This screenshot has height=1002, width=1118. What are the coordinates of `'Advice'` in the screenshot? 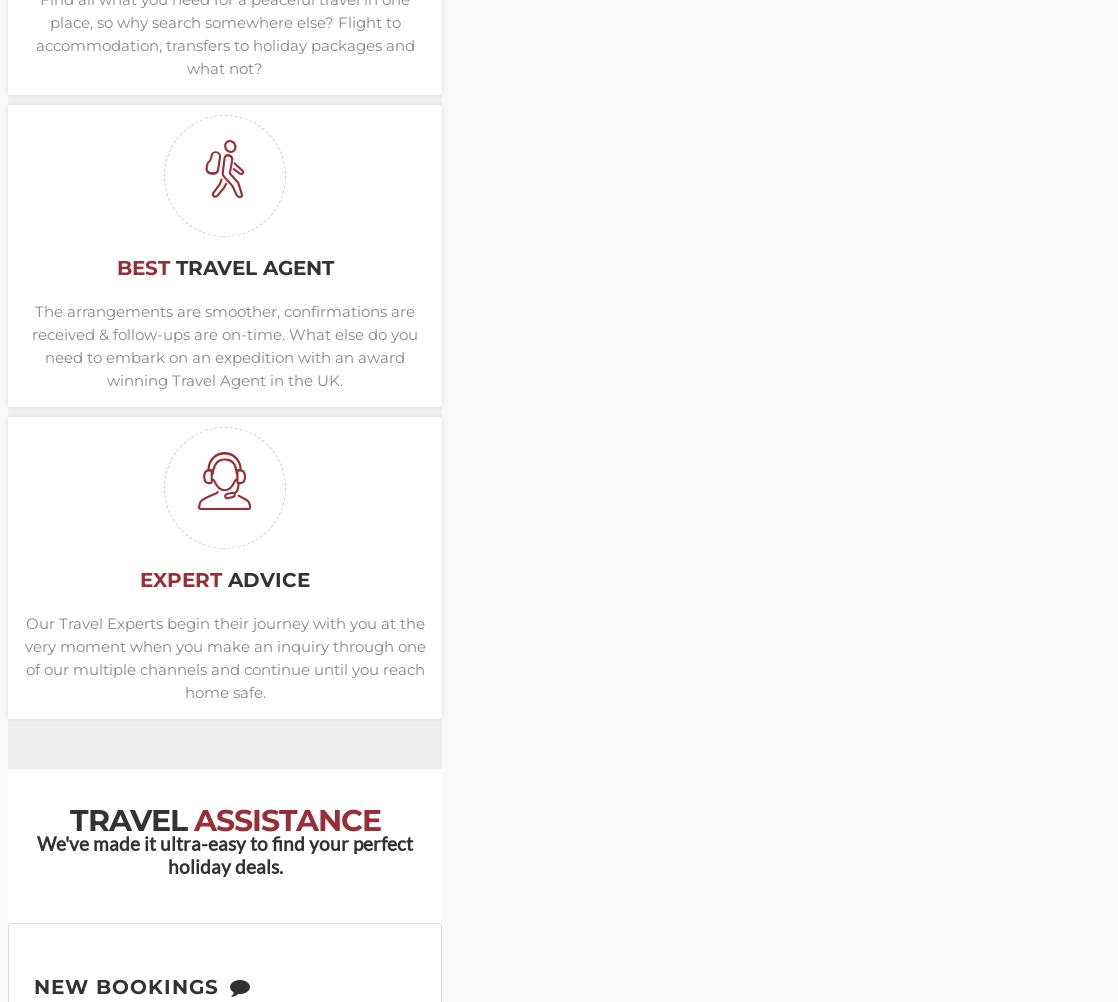 It's located at (227, 579).